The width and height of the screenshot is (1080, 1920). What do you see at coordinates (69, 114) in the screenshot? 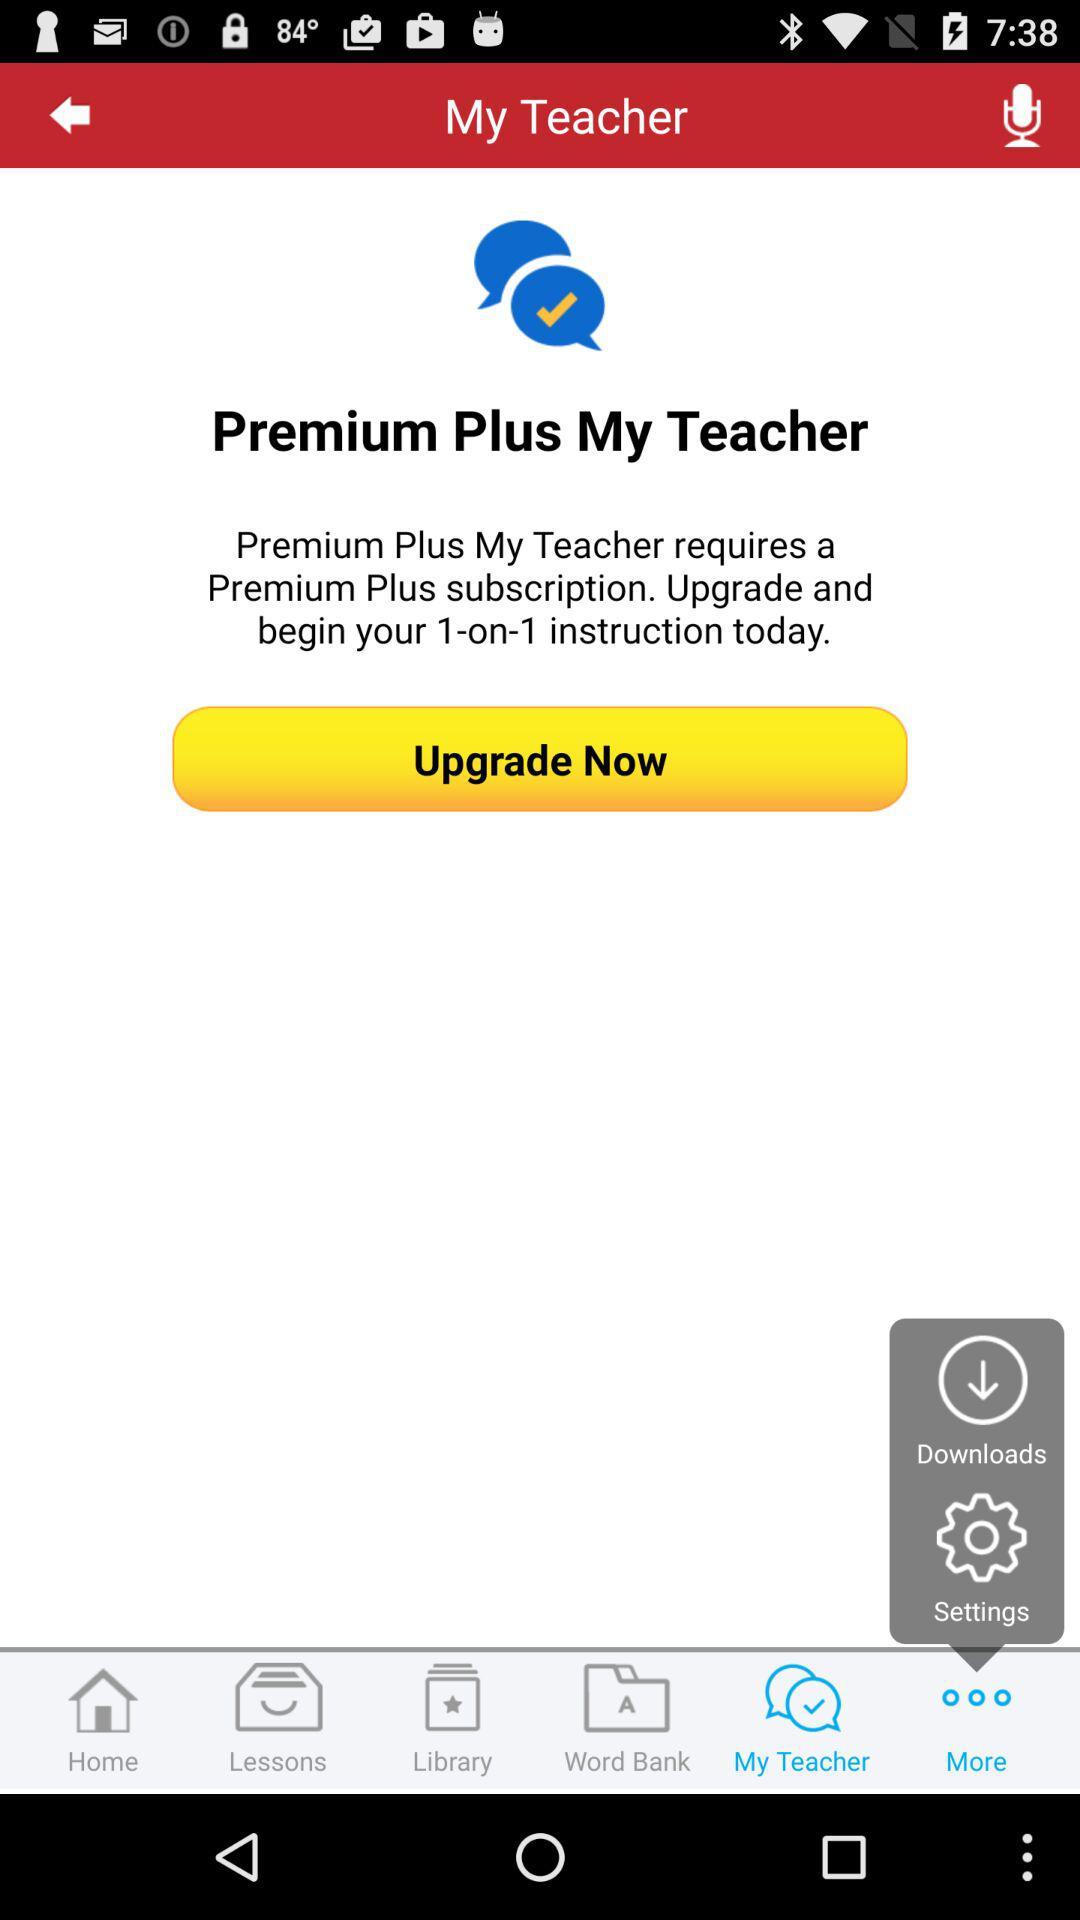
I see `the icon at the top left corner` at bounding box center [69, 114].